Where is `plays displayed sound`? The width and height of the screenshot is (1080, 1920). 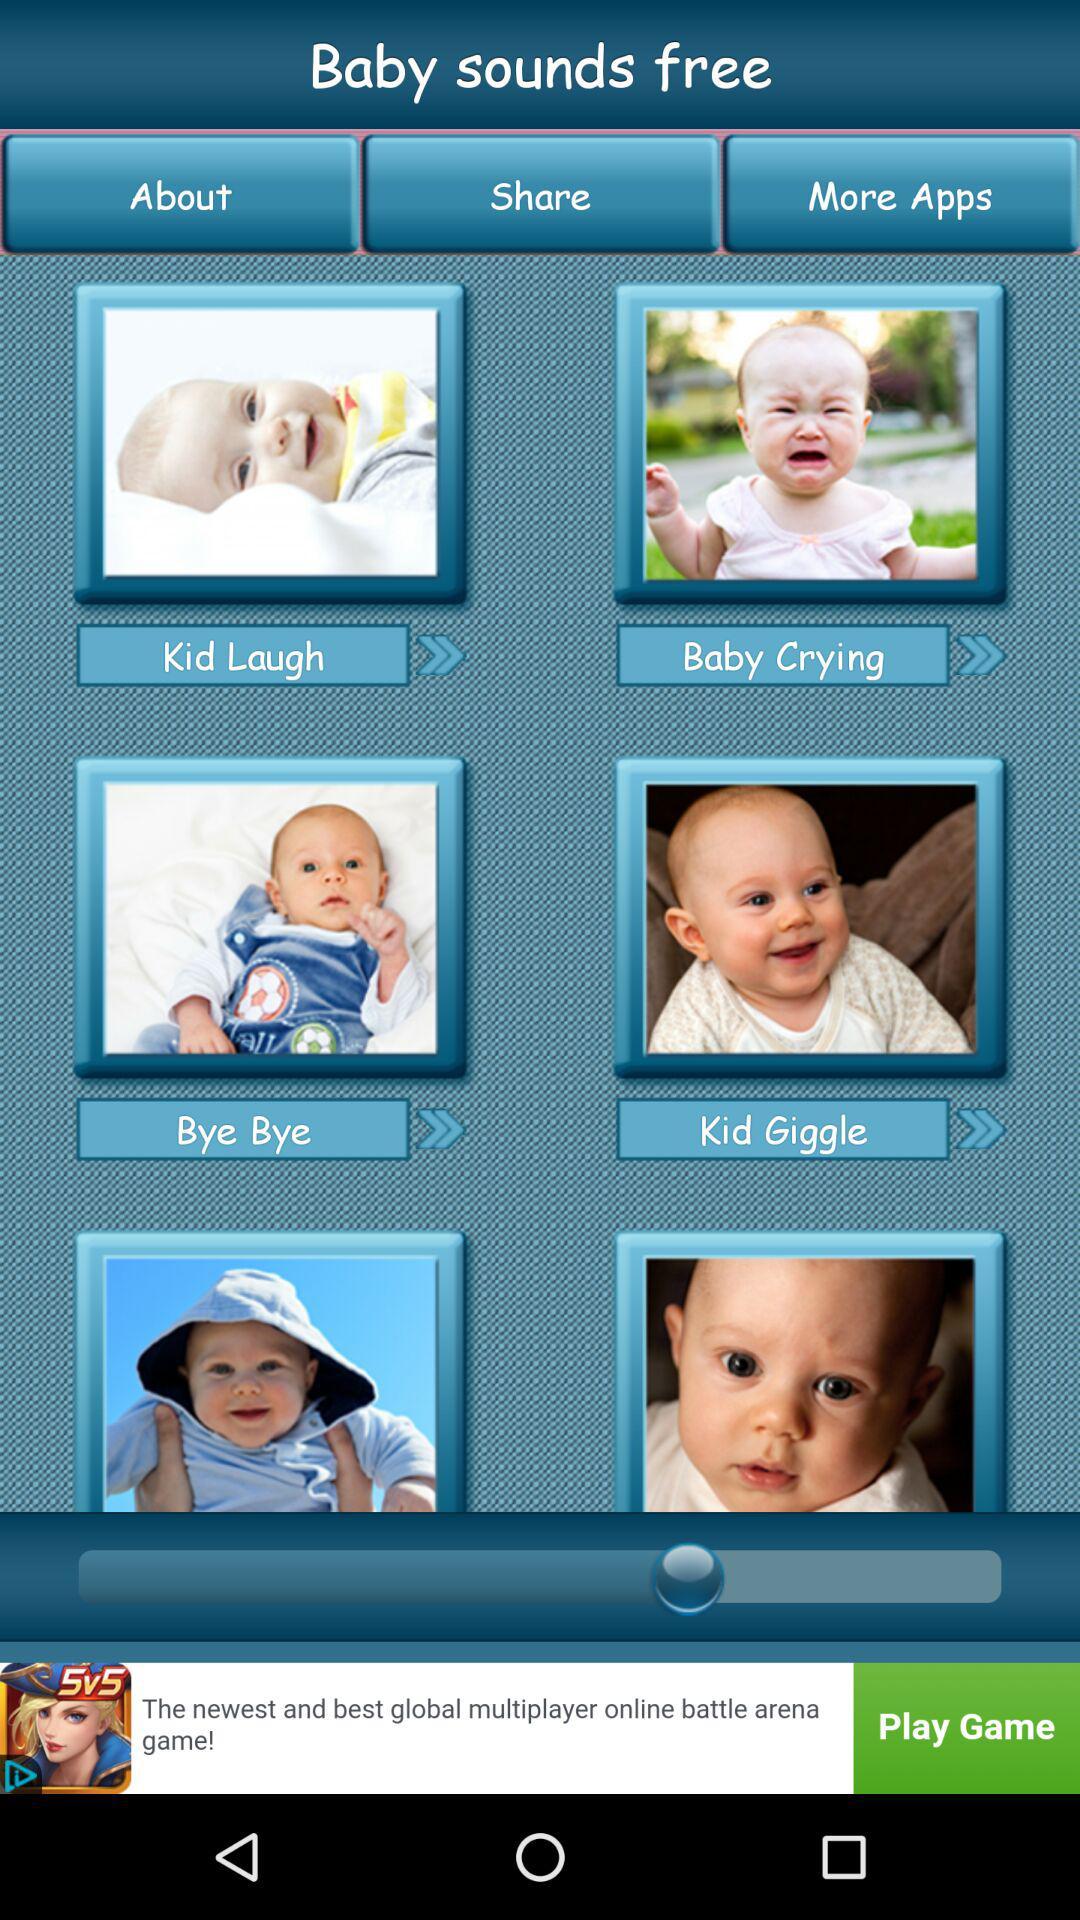 plays displayed sound is located at coordinates (270, 443).